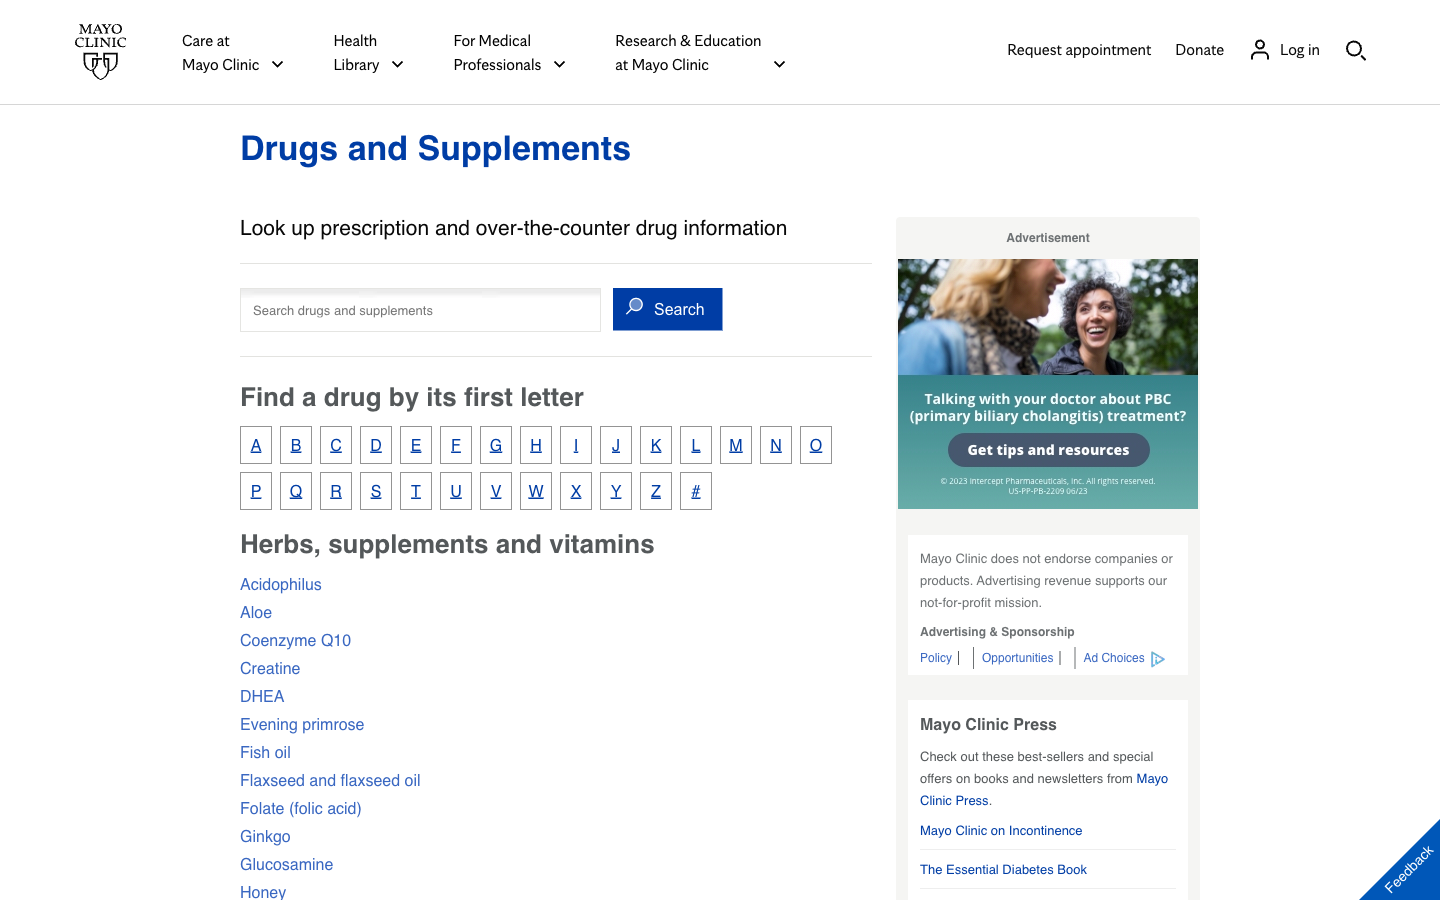  Describe the element at coordinates (1019, 657) in the screenshot. I see `an employment search at Mayo Clinic` at that location.